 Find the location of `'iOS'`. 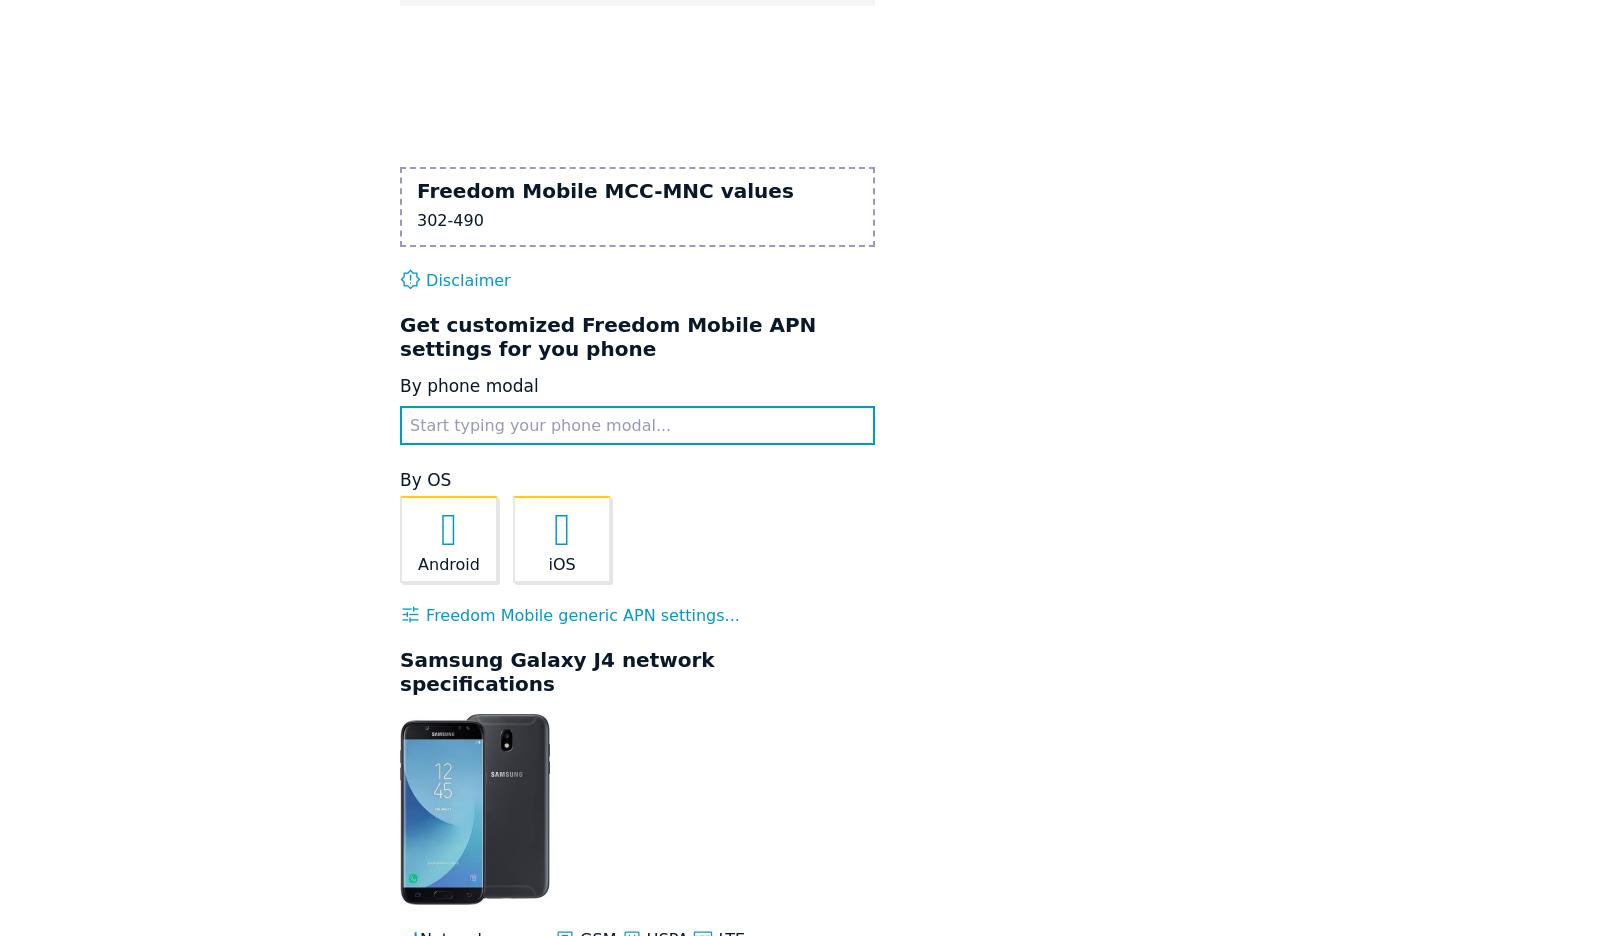

'iOS' is located at coordinates (560, 562).